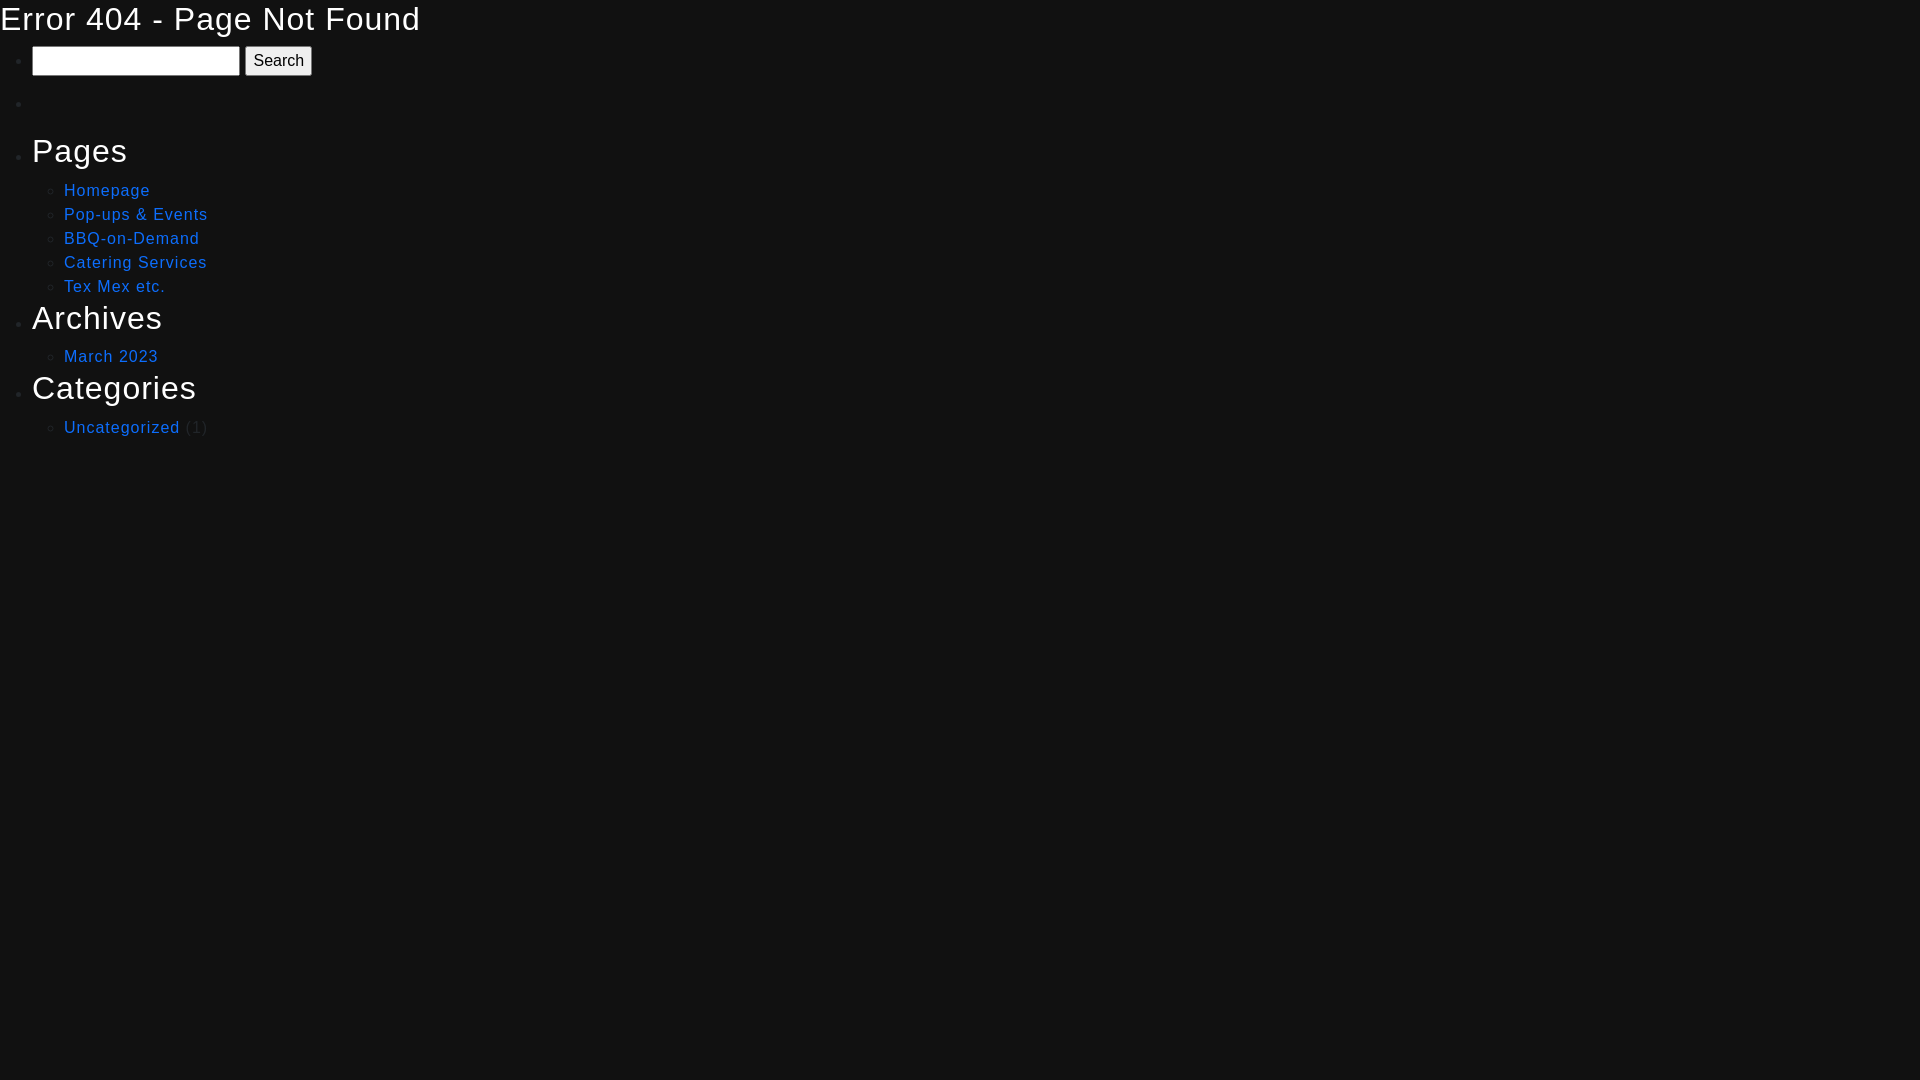  What do you see at coordinates (134, 261) in the screenshot?
I see `'Catering Services'` at bounding box center [134, 261].